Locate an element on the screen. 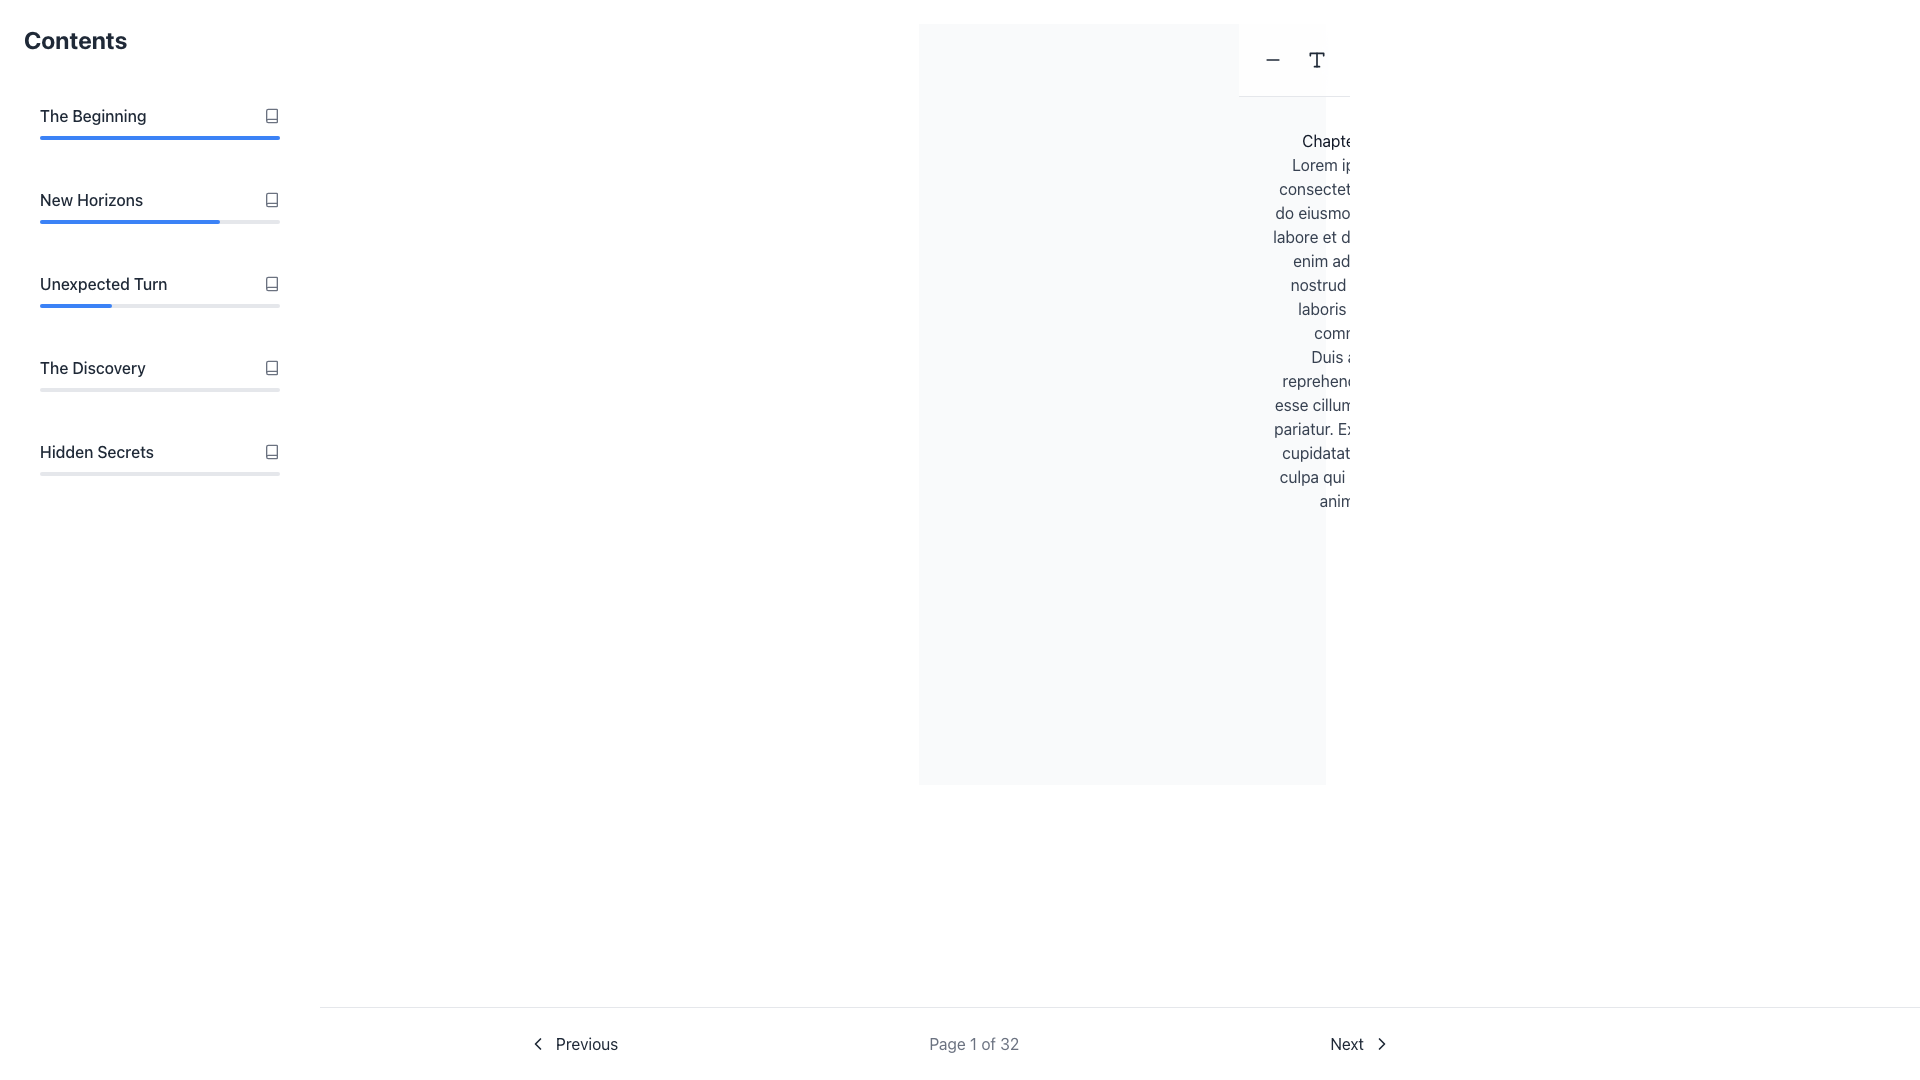 The height and width of the screenshot is (1080, 1920). the SVG icon located at the right end of the 'Unexpected Turn' list item, which is the third option in the 'Contents' vertical list is located at coordinates (271, 284).